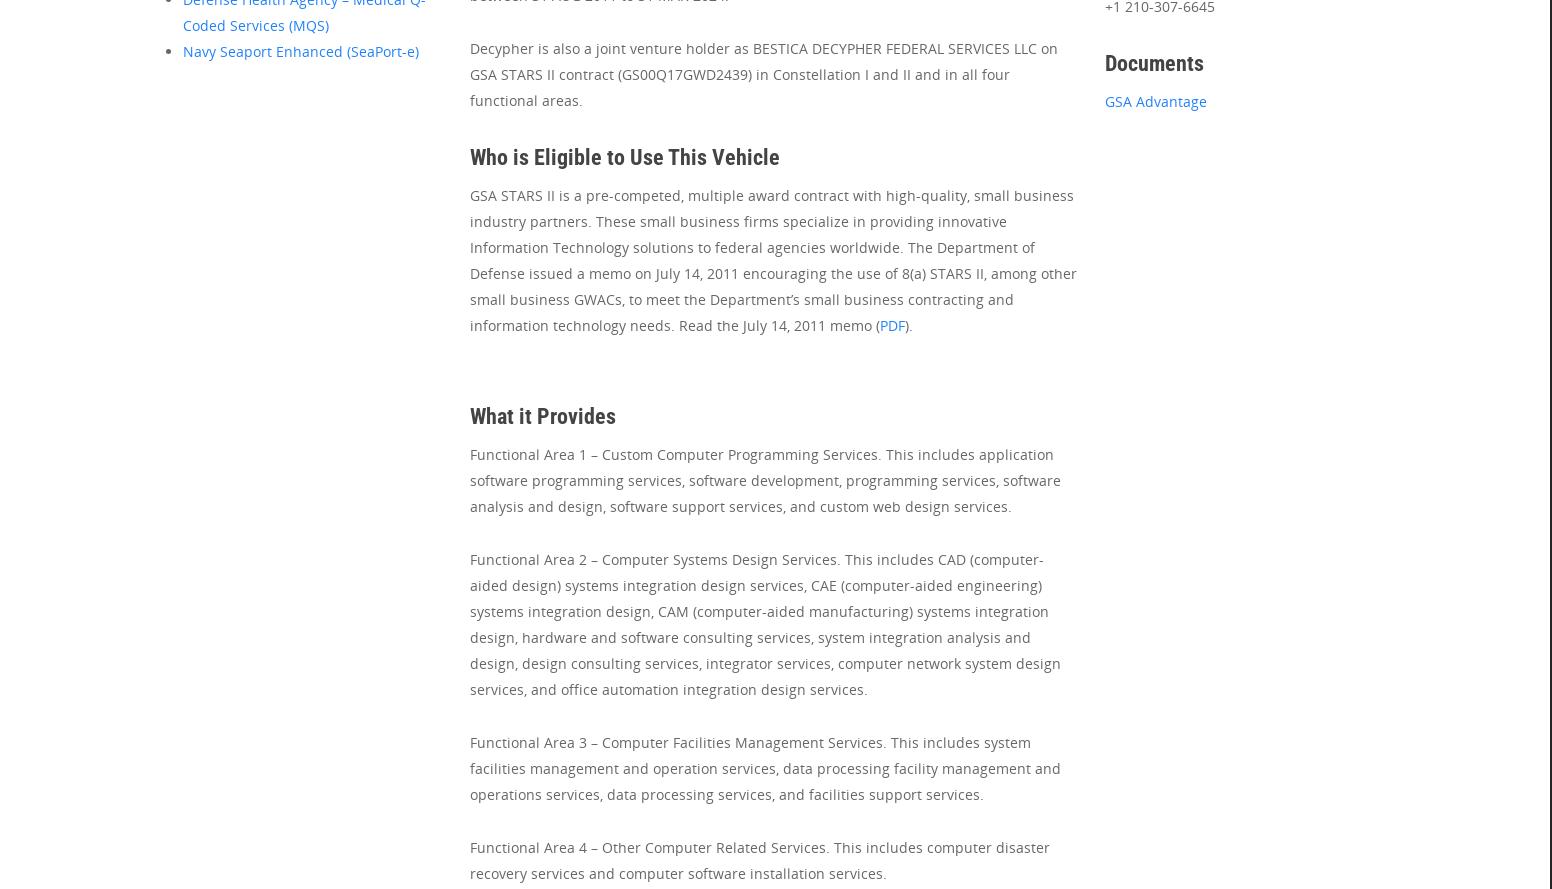 The width and height of the screenshot is (1552, 889). I want to click on 'Decypher is also a joint venture holder as BESTICA DECYPHER FEDERAL SERVICES LLC on GSA STARS II contract (GS00Q17GWD2439) in Constellation I and II and in all four functional areas.', so click(469, 73).